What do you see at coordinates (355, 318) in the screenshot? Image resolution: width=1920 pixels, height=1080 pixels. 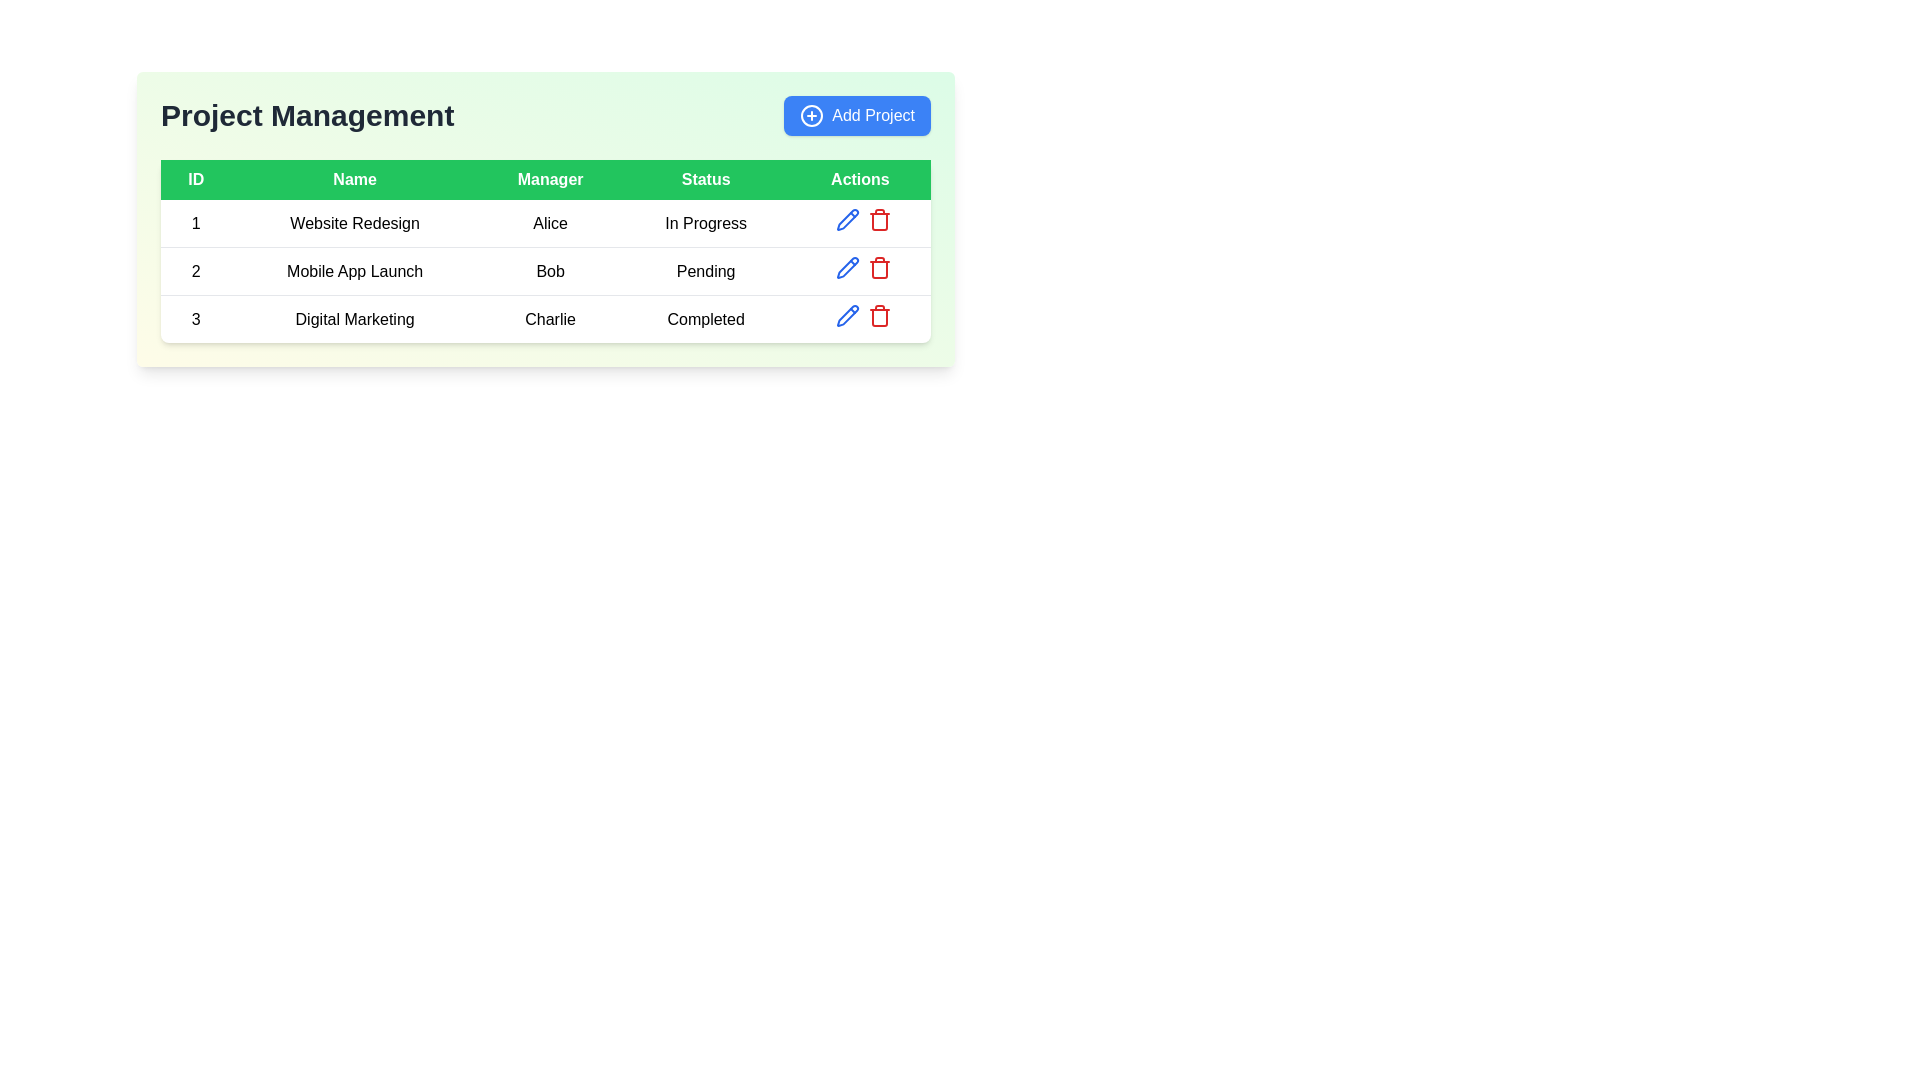 I see `the text cell displaying 'Digital Marketing' in the second column of the third row of the table` at bounding box center [355, 318].